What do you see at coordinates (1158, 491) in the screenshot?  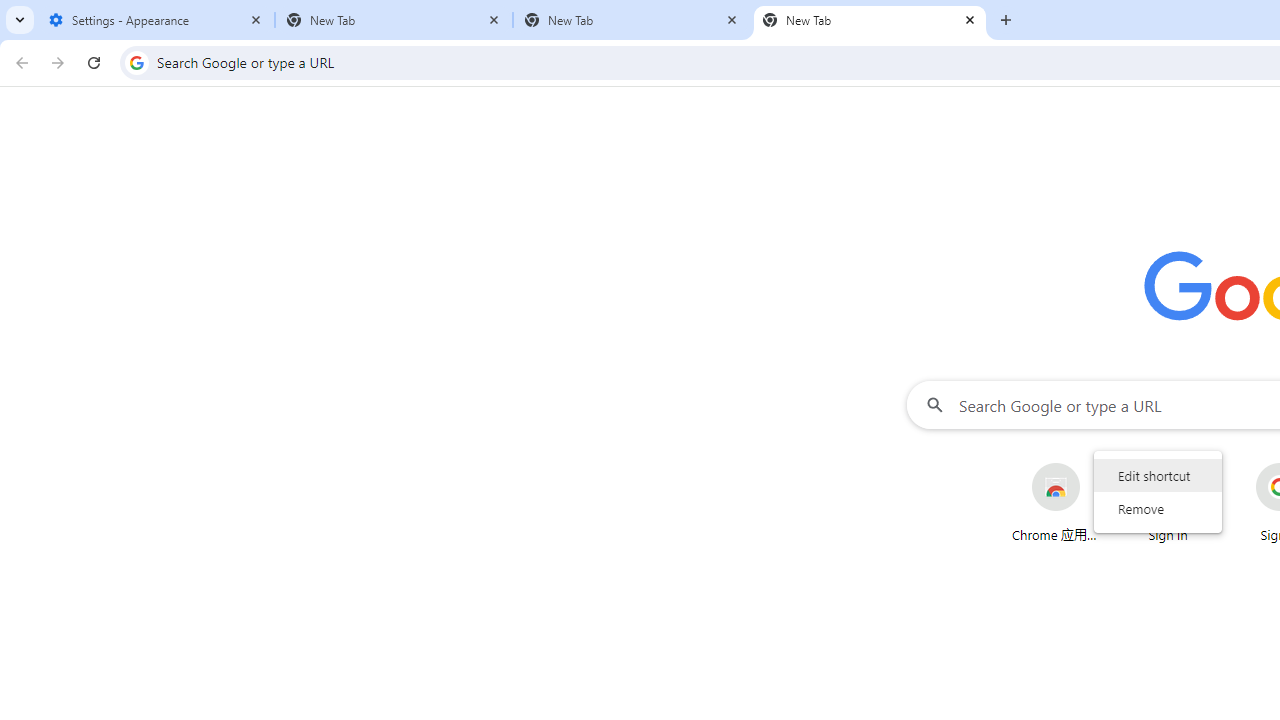 I see `'AutomationID: wrapper'` at bounding box center [1158, 491].